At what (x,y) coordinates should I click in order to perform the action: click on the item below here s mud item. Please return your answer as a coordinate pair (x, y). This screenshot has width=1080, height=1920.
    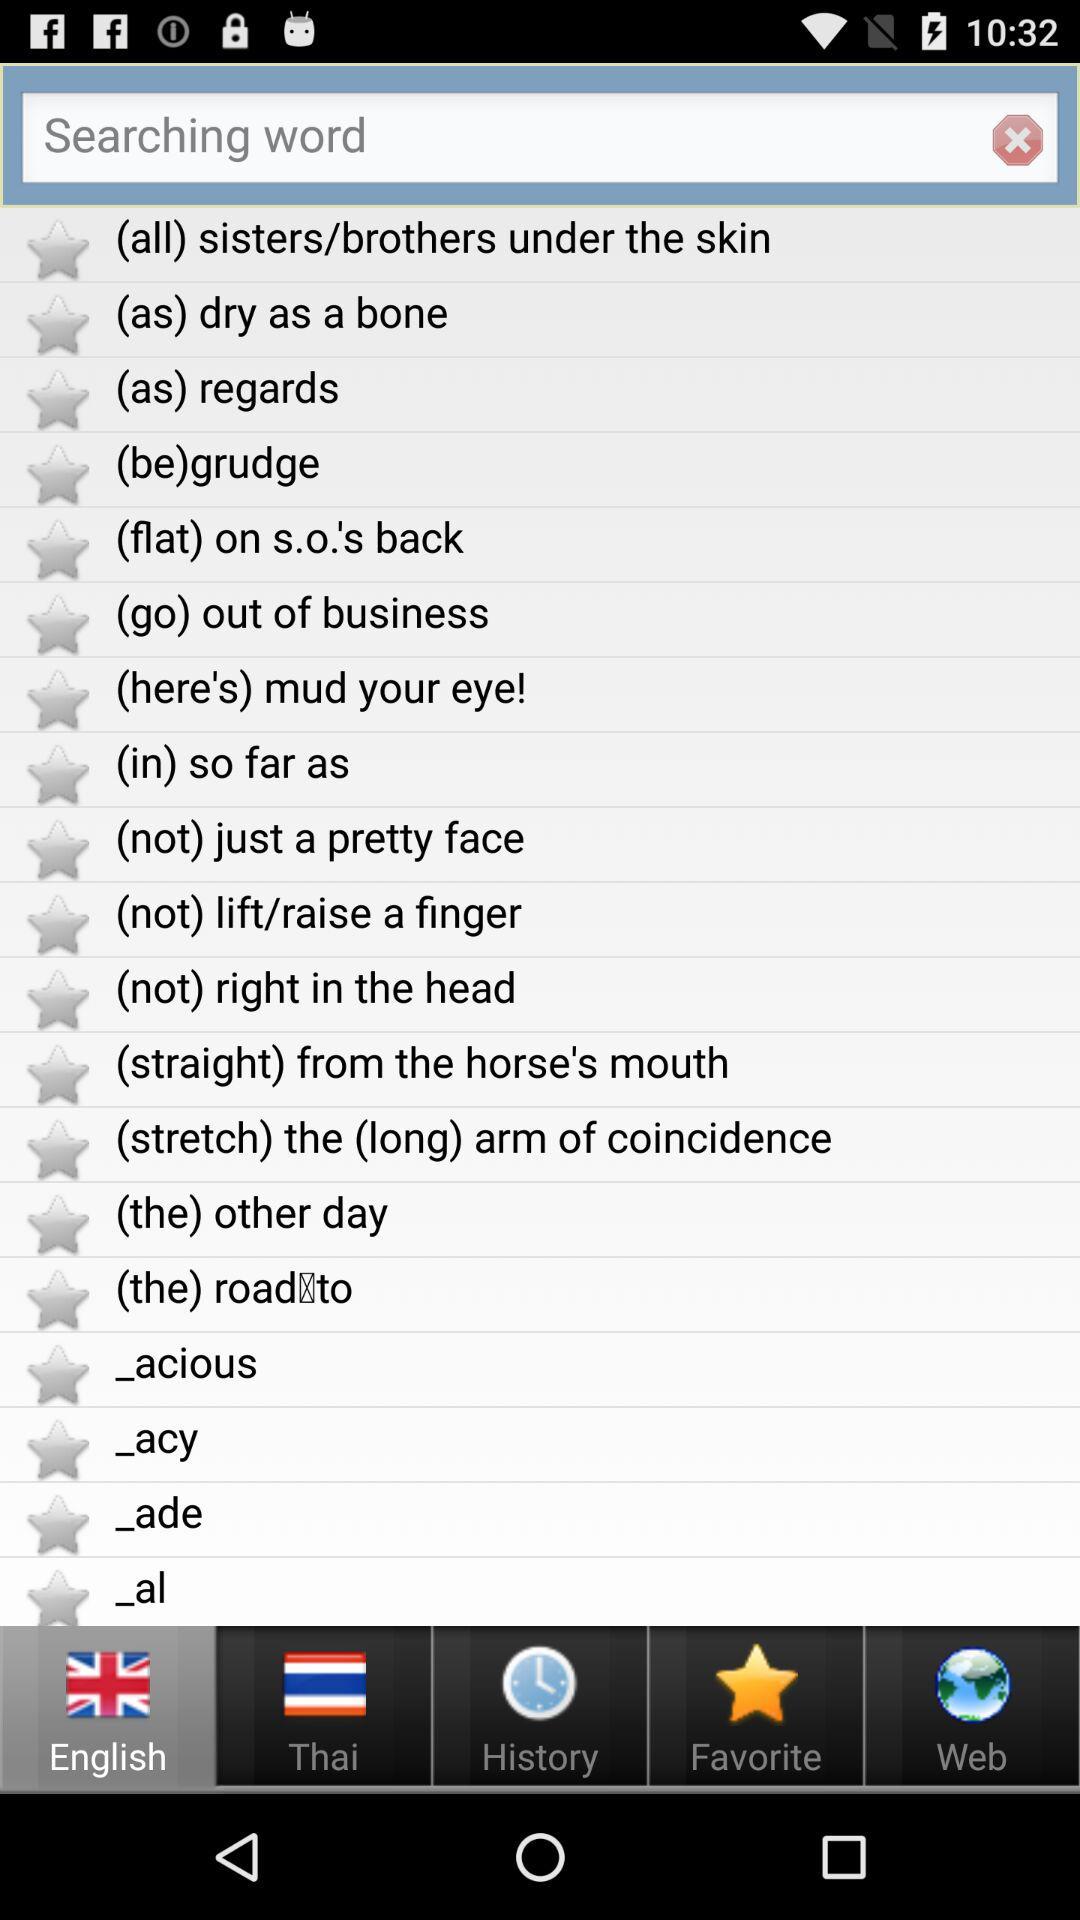
    Looking at the image, I should click on (596, 760).